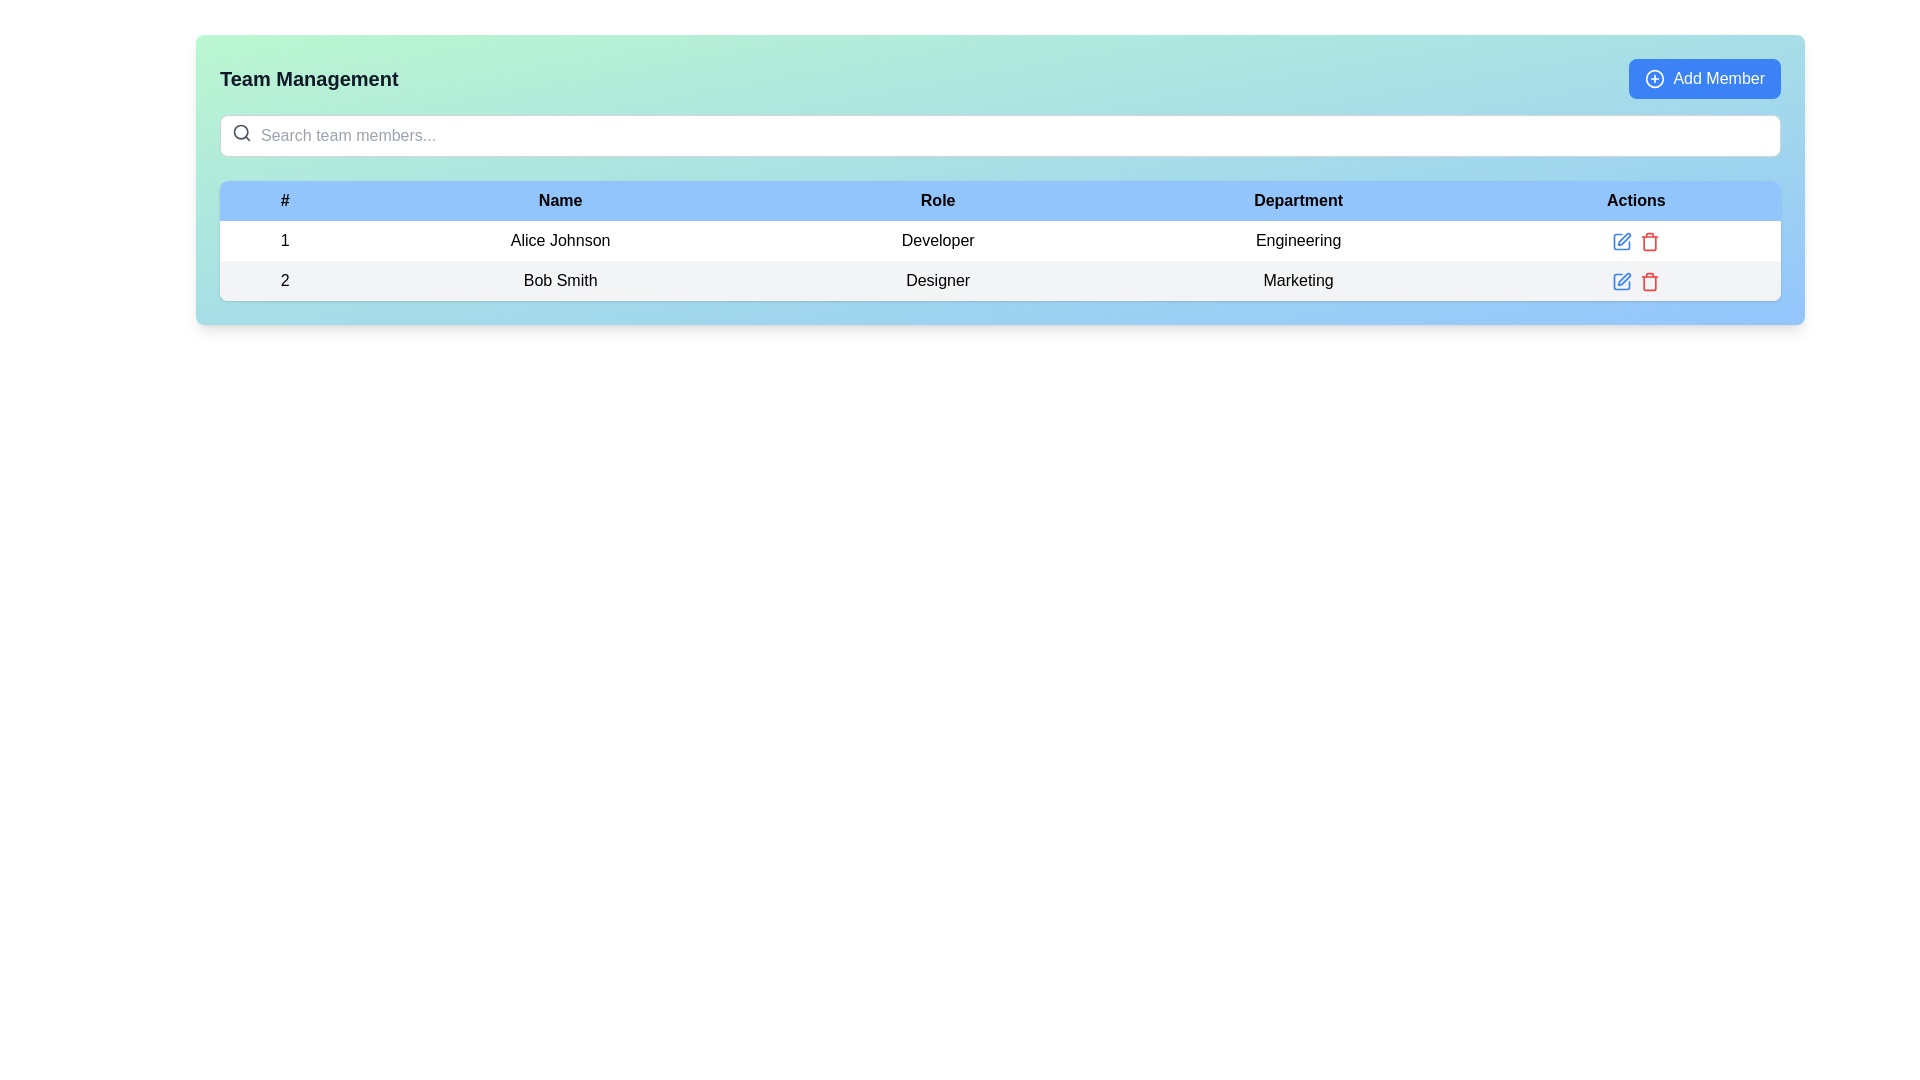 The image size is (1920, 1080). What do you see at coordinates (560, 239) in the screenshot?
I see `the text label displaying 'Alice Johnson' in black text, located in the table row aligned with 'Developer' and 'Engineering'` at bounding box center [560, 239].